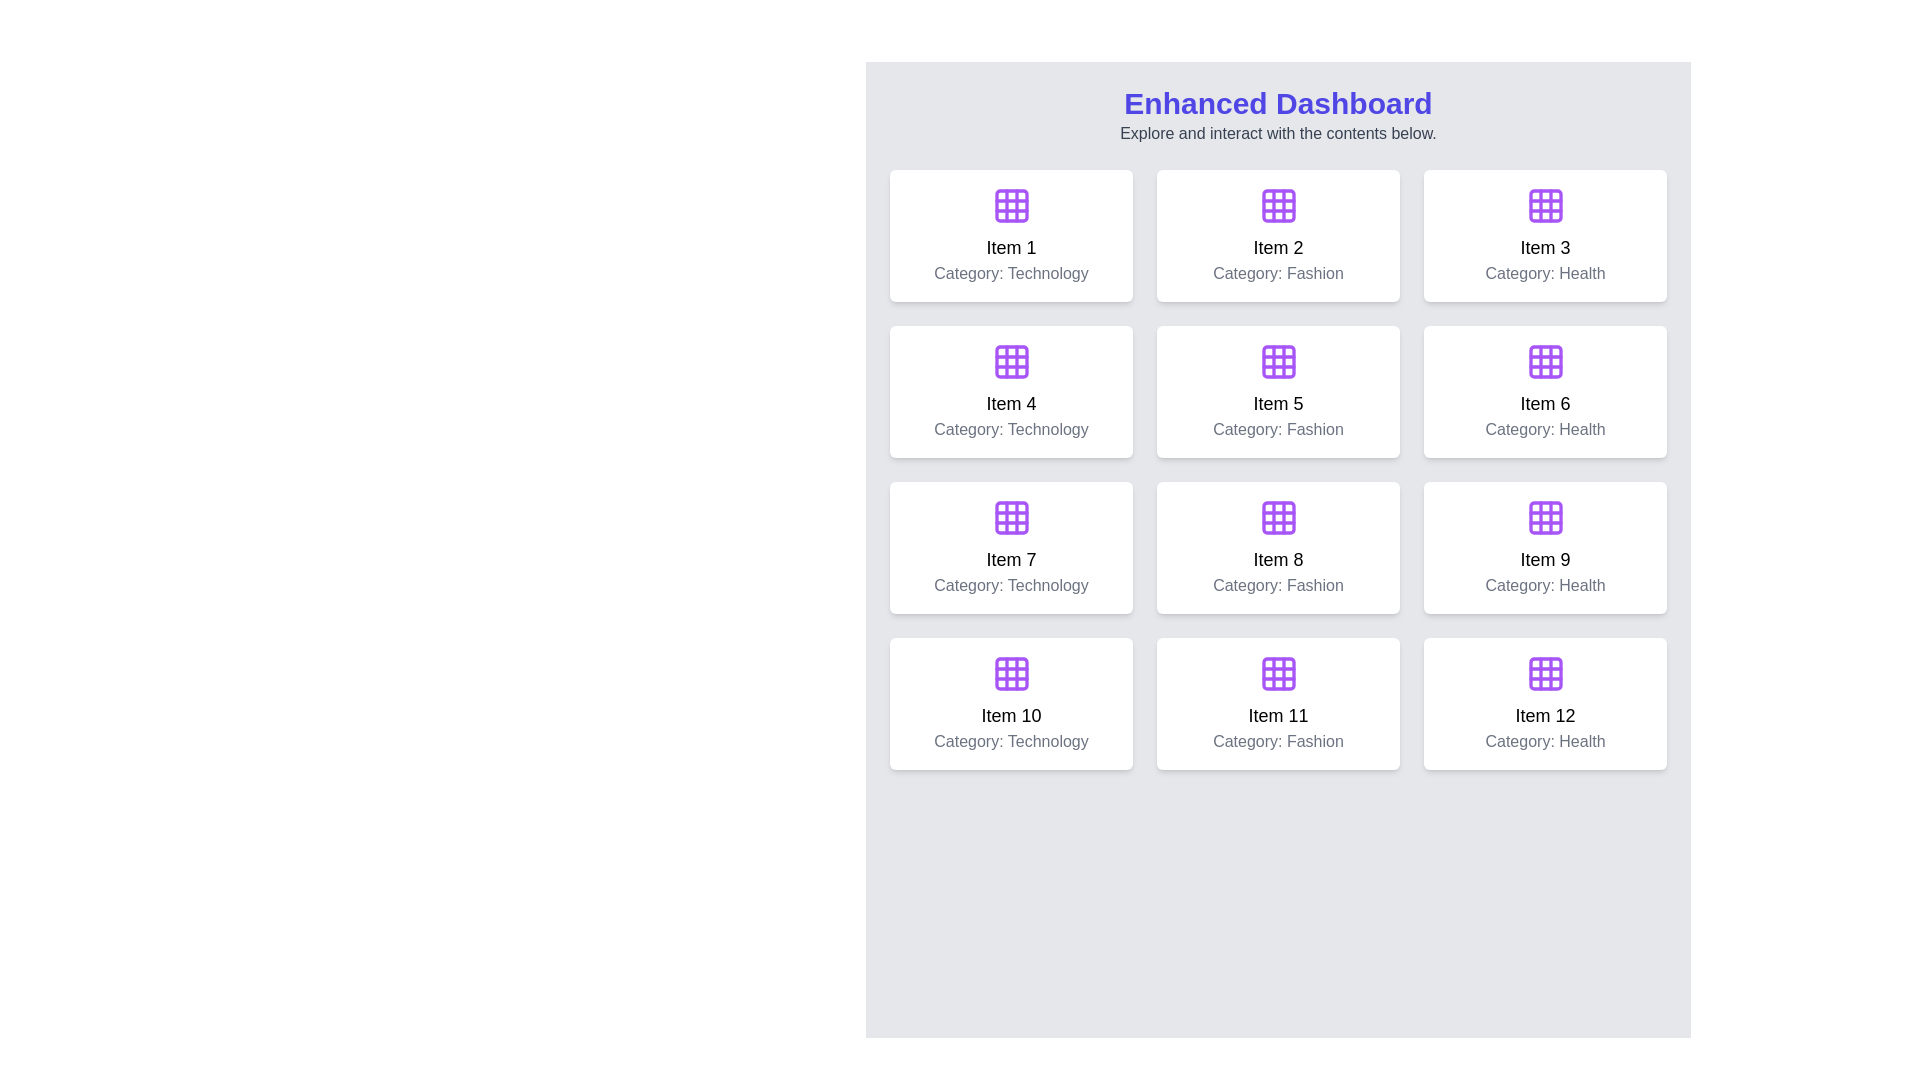  I want to click on the purple 3x3 grid icon with rounded corners located on the item card labeled 'Item 10' in the grid layout, so click(1011, 674).